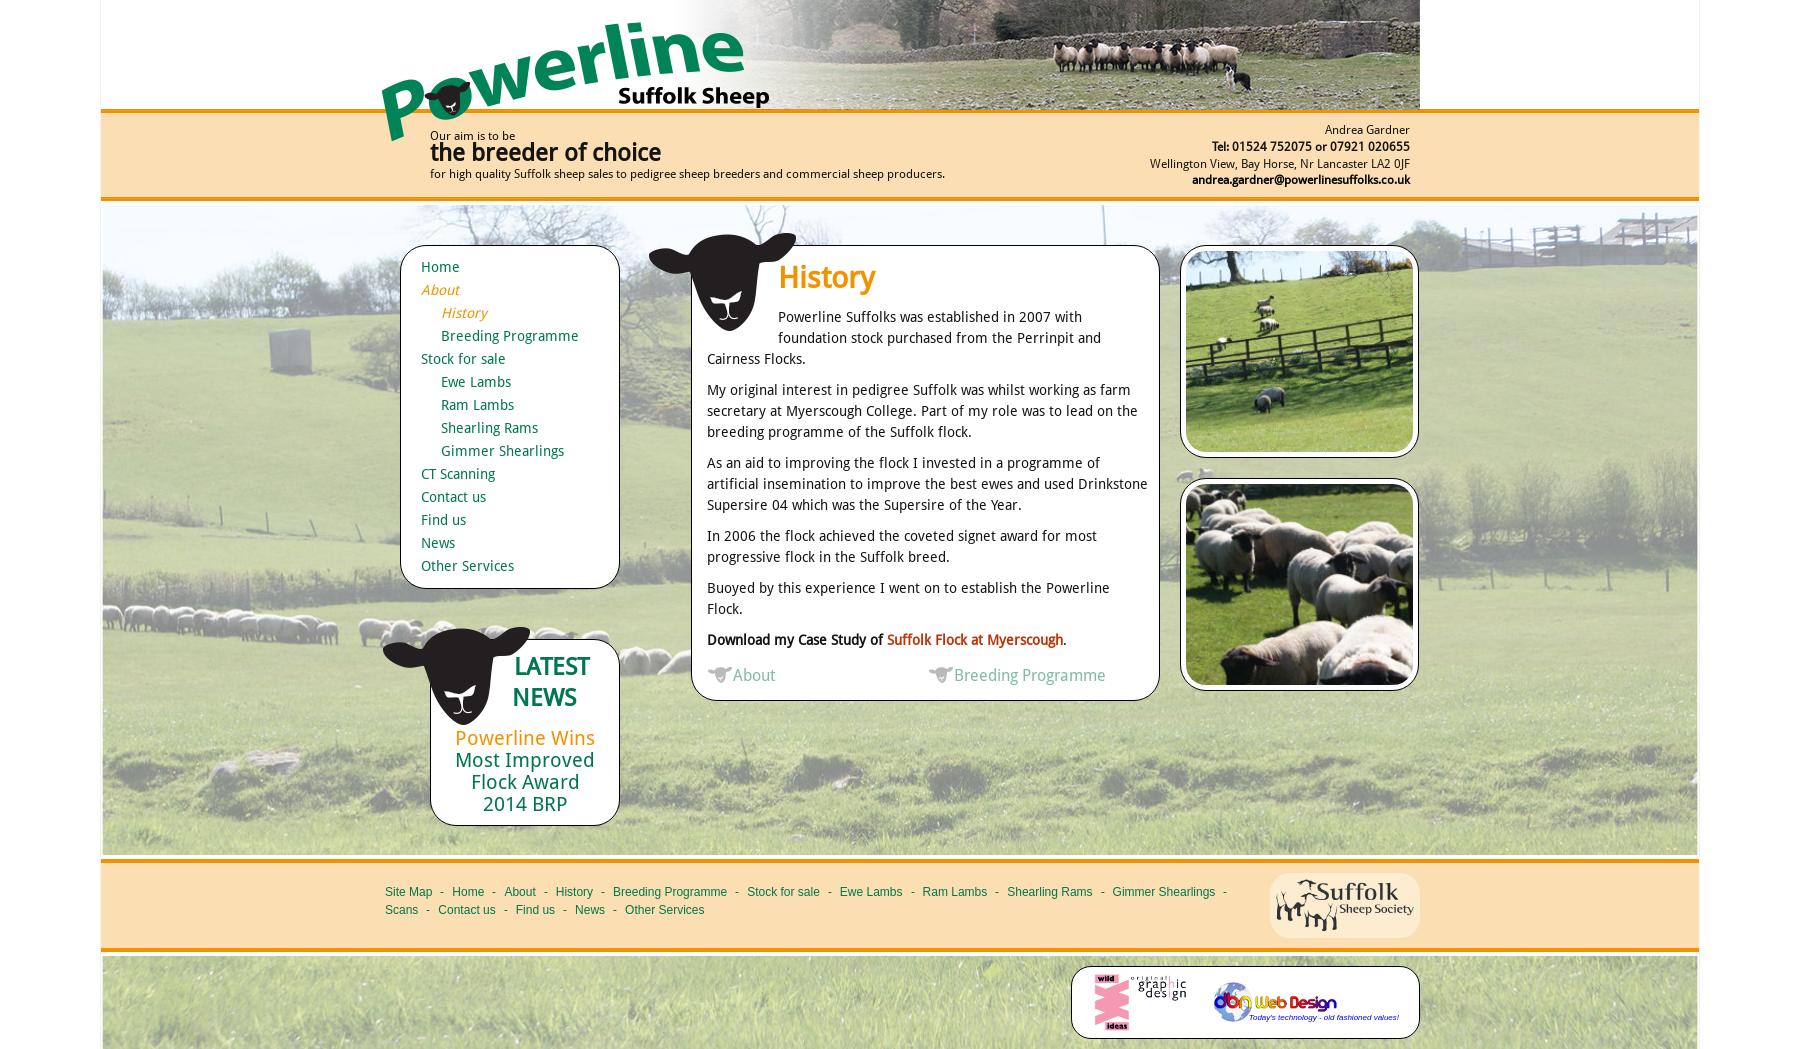 The height and width of the screenshot is (1049, 1800). Describe the element at coordinates (900, 546) in the screenshot. I see `'In 2006 the flock achieved the coveted signet award for most progressive flock in the Suffolk breed.'` at that location.